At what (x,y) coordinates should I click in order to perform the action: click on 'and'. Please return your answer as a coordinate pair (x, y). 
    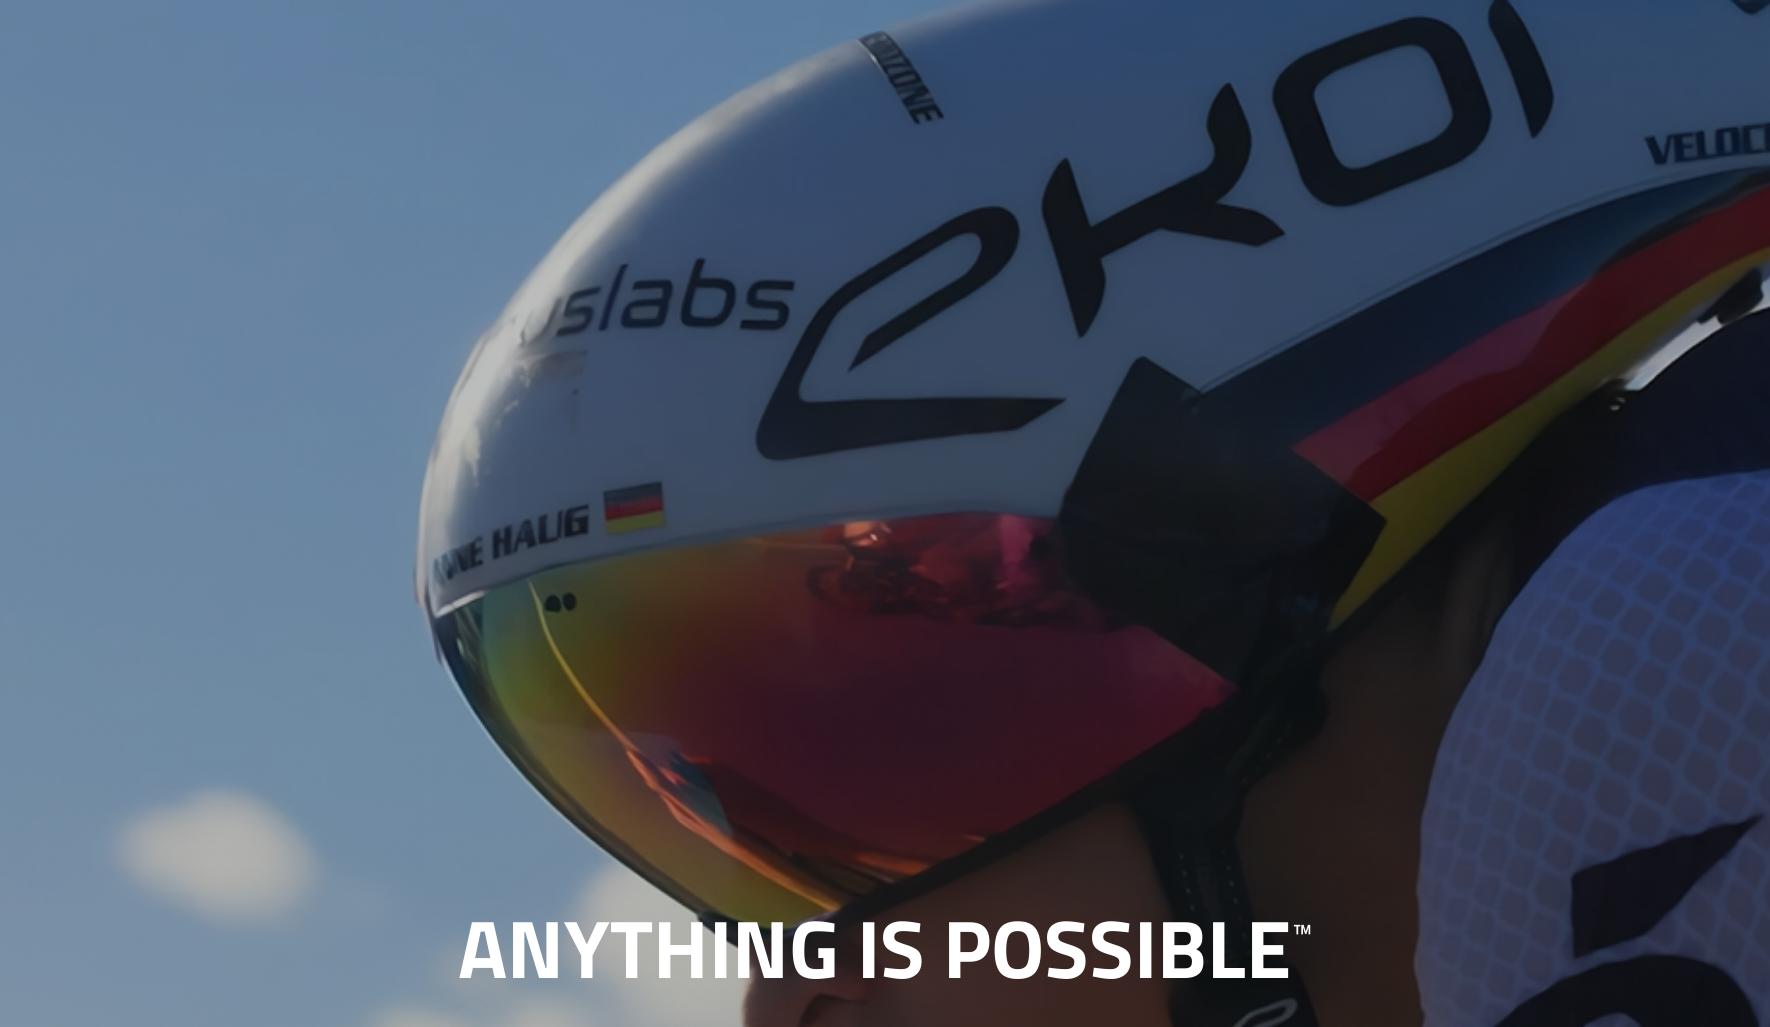
    Looking at the image, I should click on (637, 264).